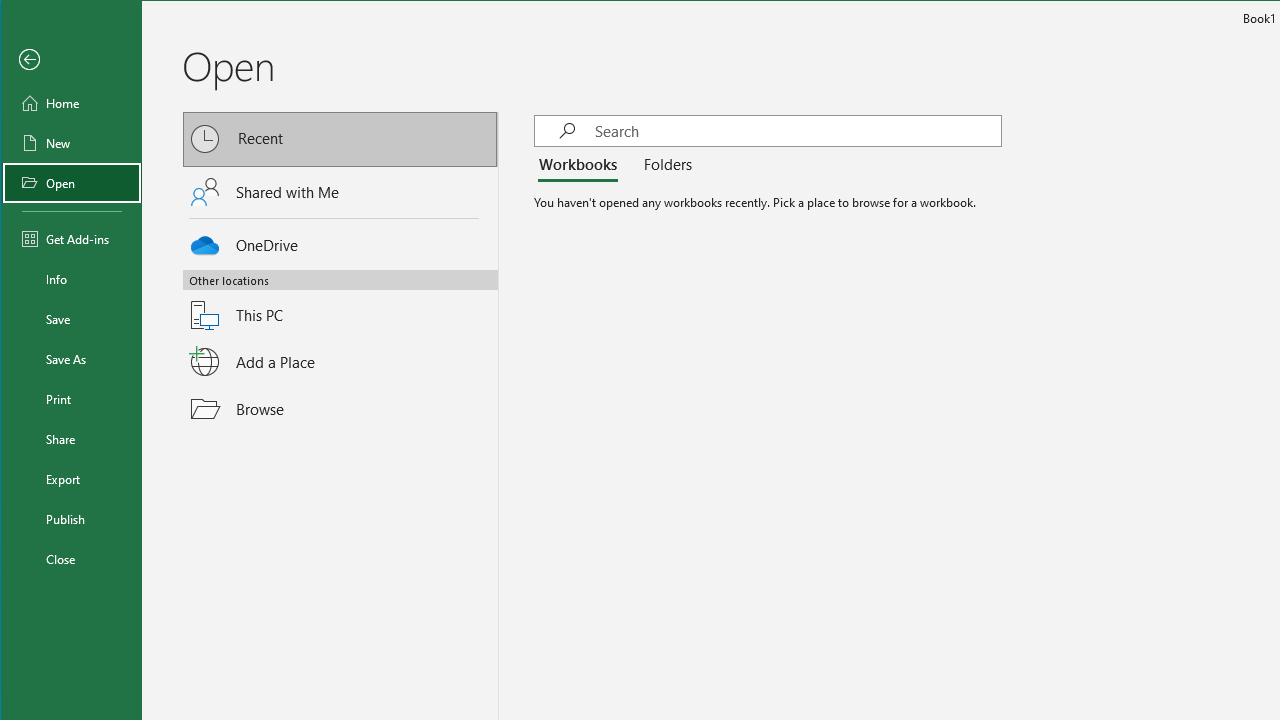  Describe the element at coordinates (72, 518) in the screenshot. I see `'Publish'` at that location.